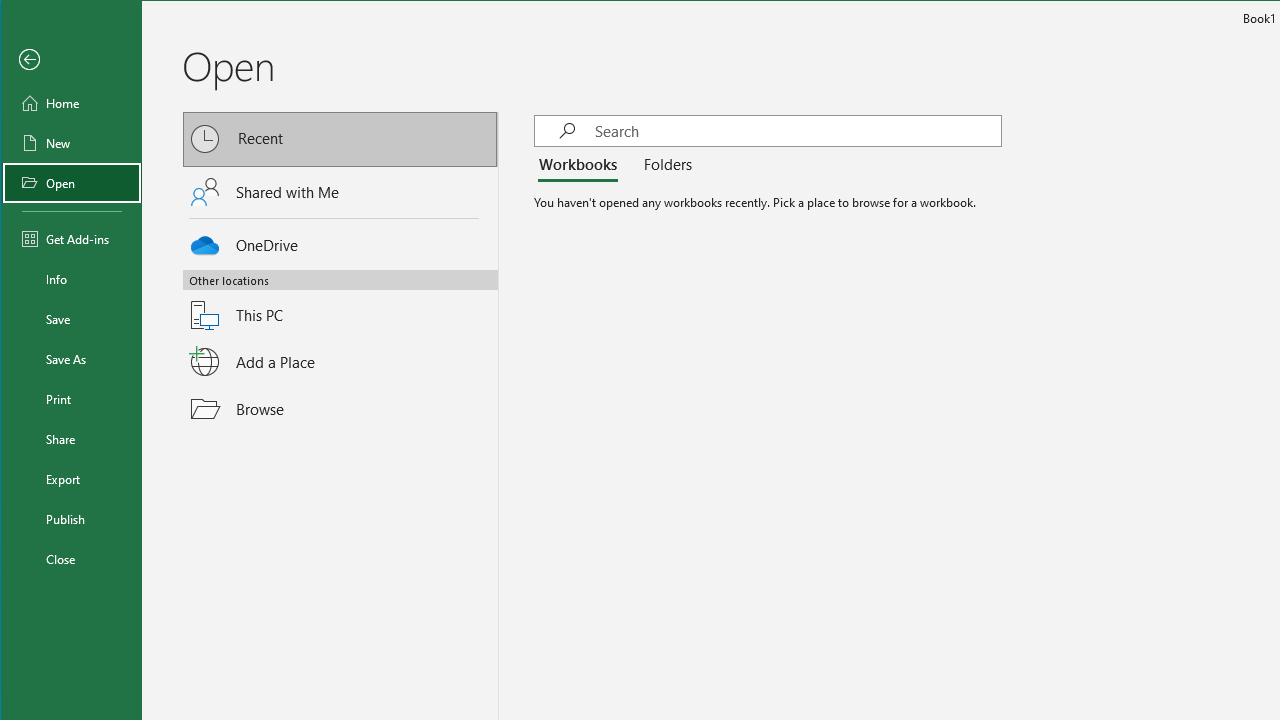  Describe the element at coordinates (72, 518) in the screenshot. I see `'Publish'` at that location.